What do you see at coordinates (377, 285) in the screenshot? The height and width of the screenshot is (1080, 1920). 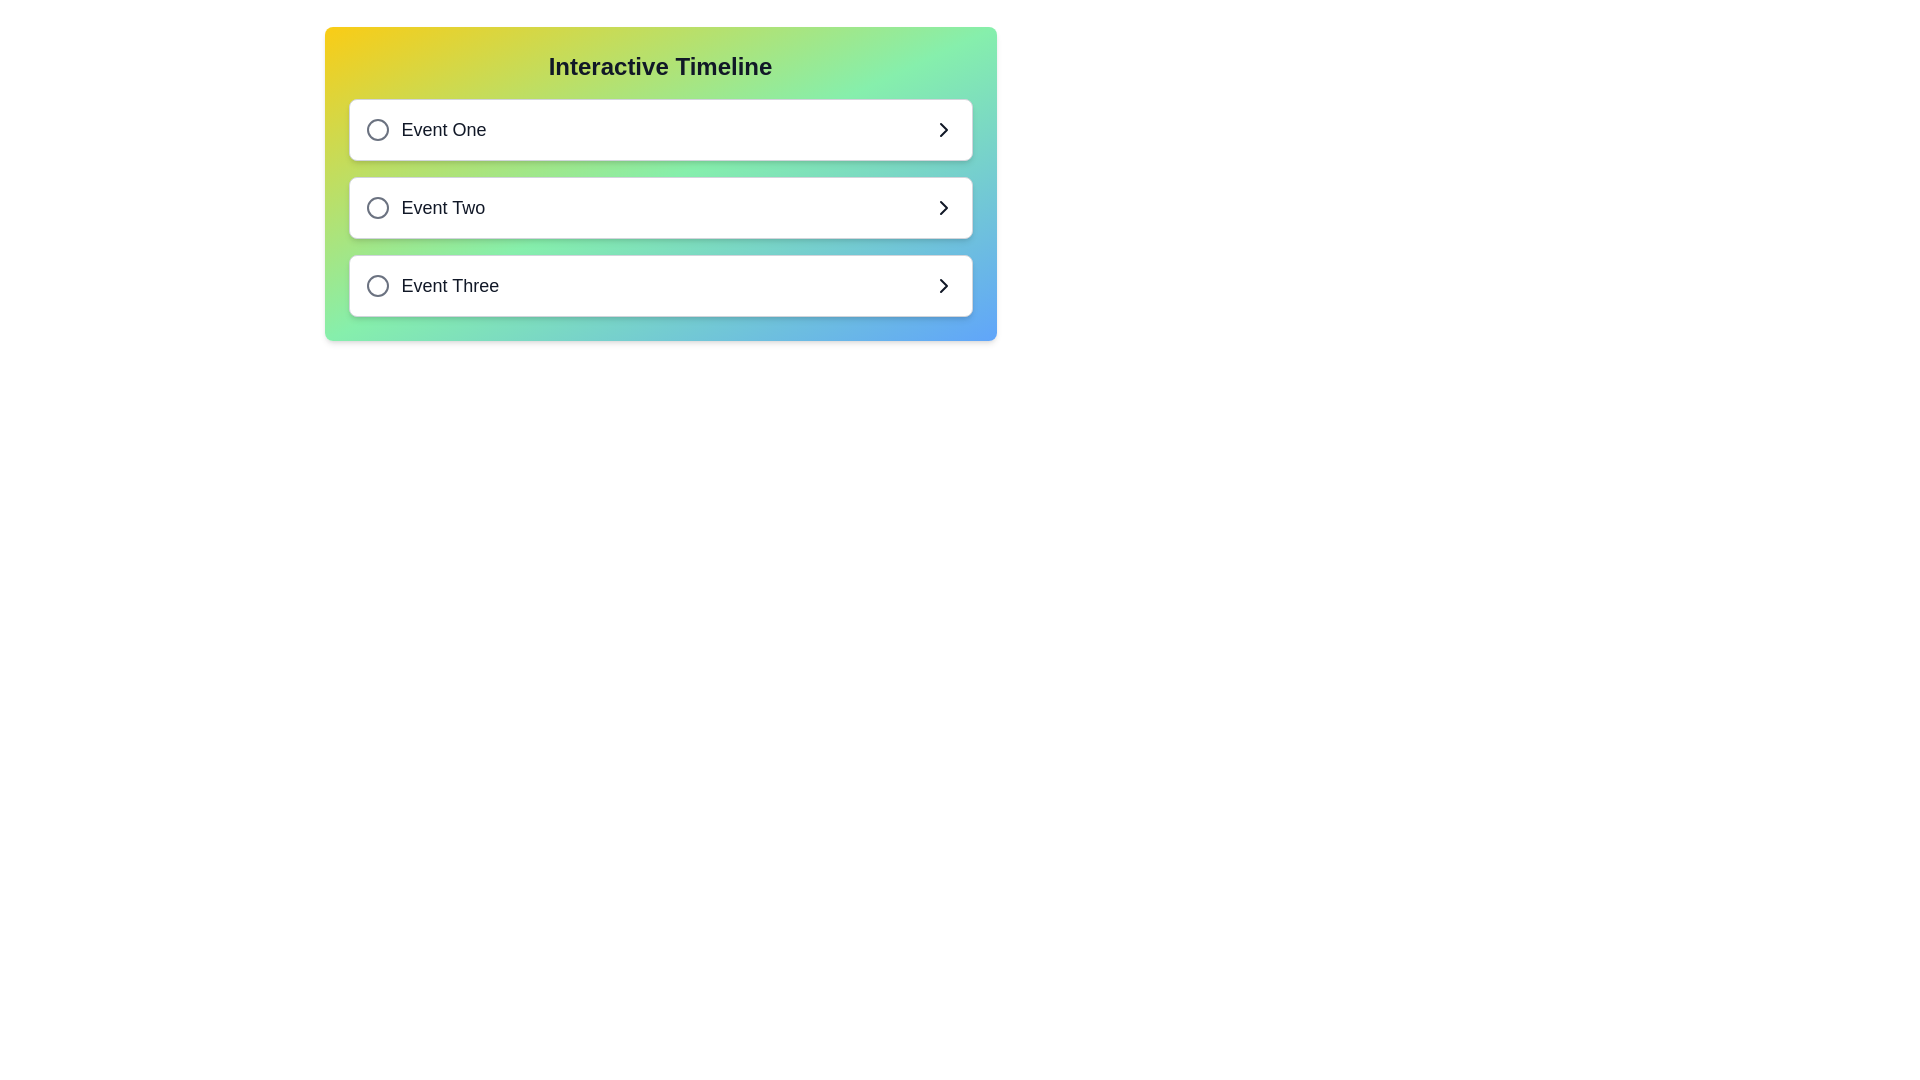 I see `the icon next` at bounding box center [377, 285].